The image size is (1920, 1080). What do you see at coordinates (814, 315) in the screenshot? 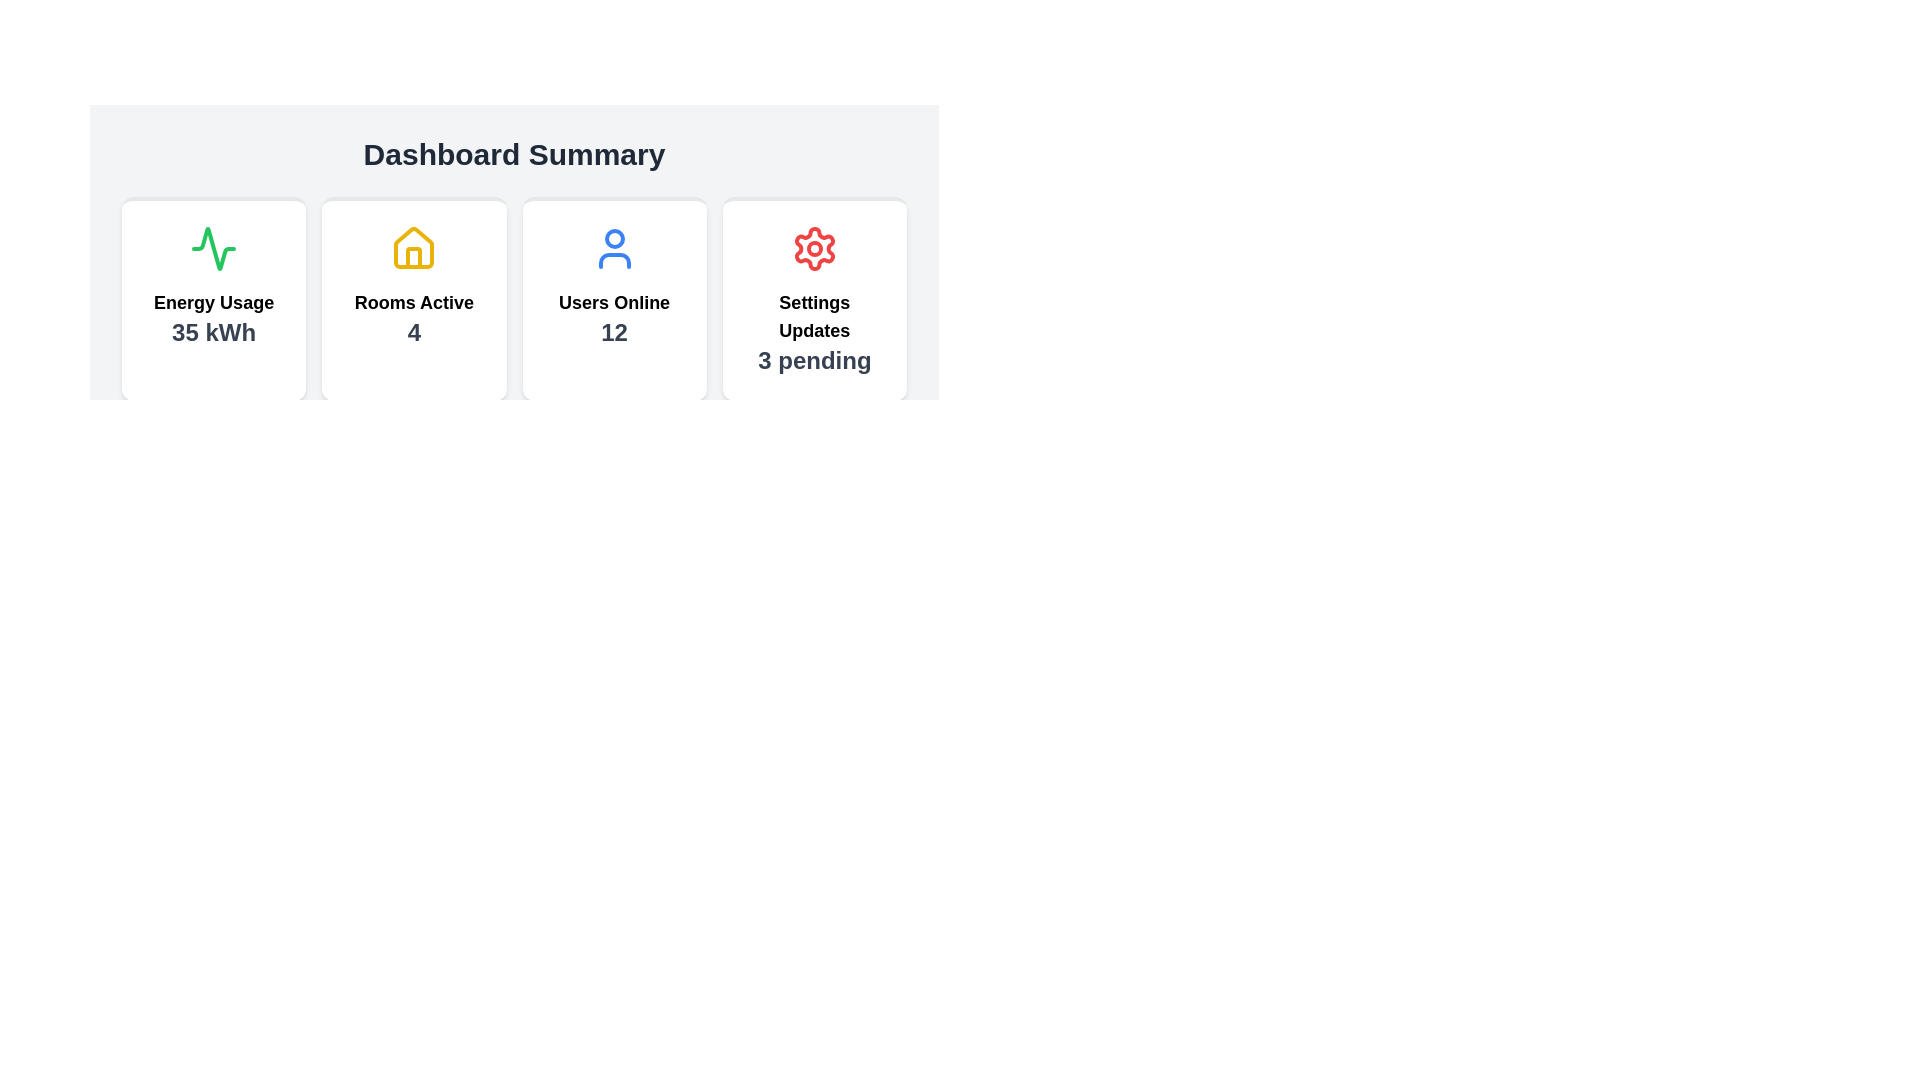
I see `text label indicating updates concerning settings, located in the fourth card under the heading 'Dashboard Summary', positioned below a red gear icon and above the text '3 pending'` at bounding box center [814, 315].